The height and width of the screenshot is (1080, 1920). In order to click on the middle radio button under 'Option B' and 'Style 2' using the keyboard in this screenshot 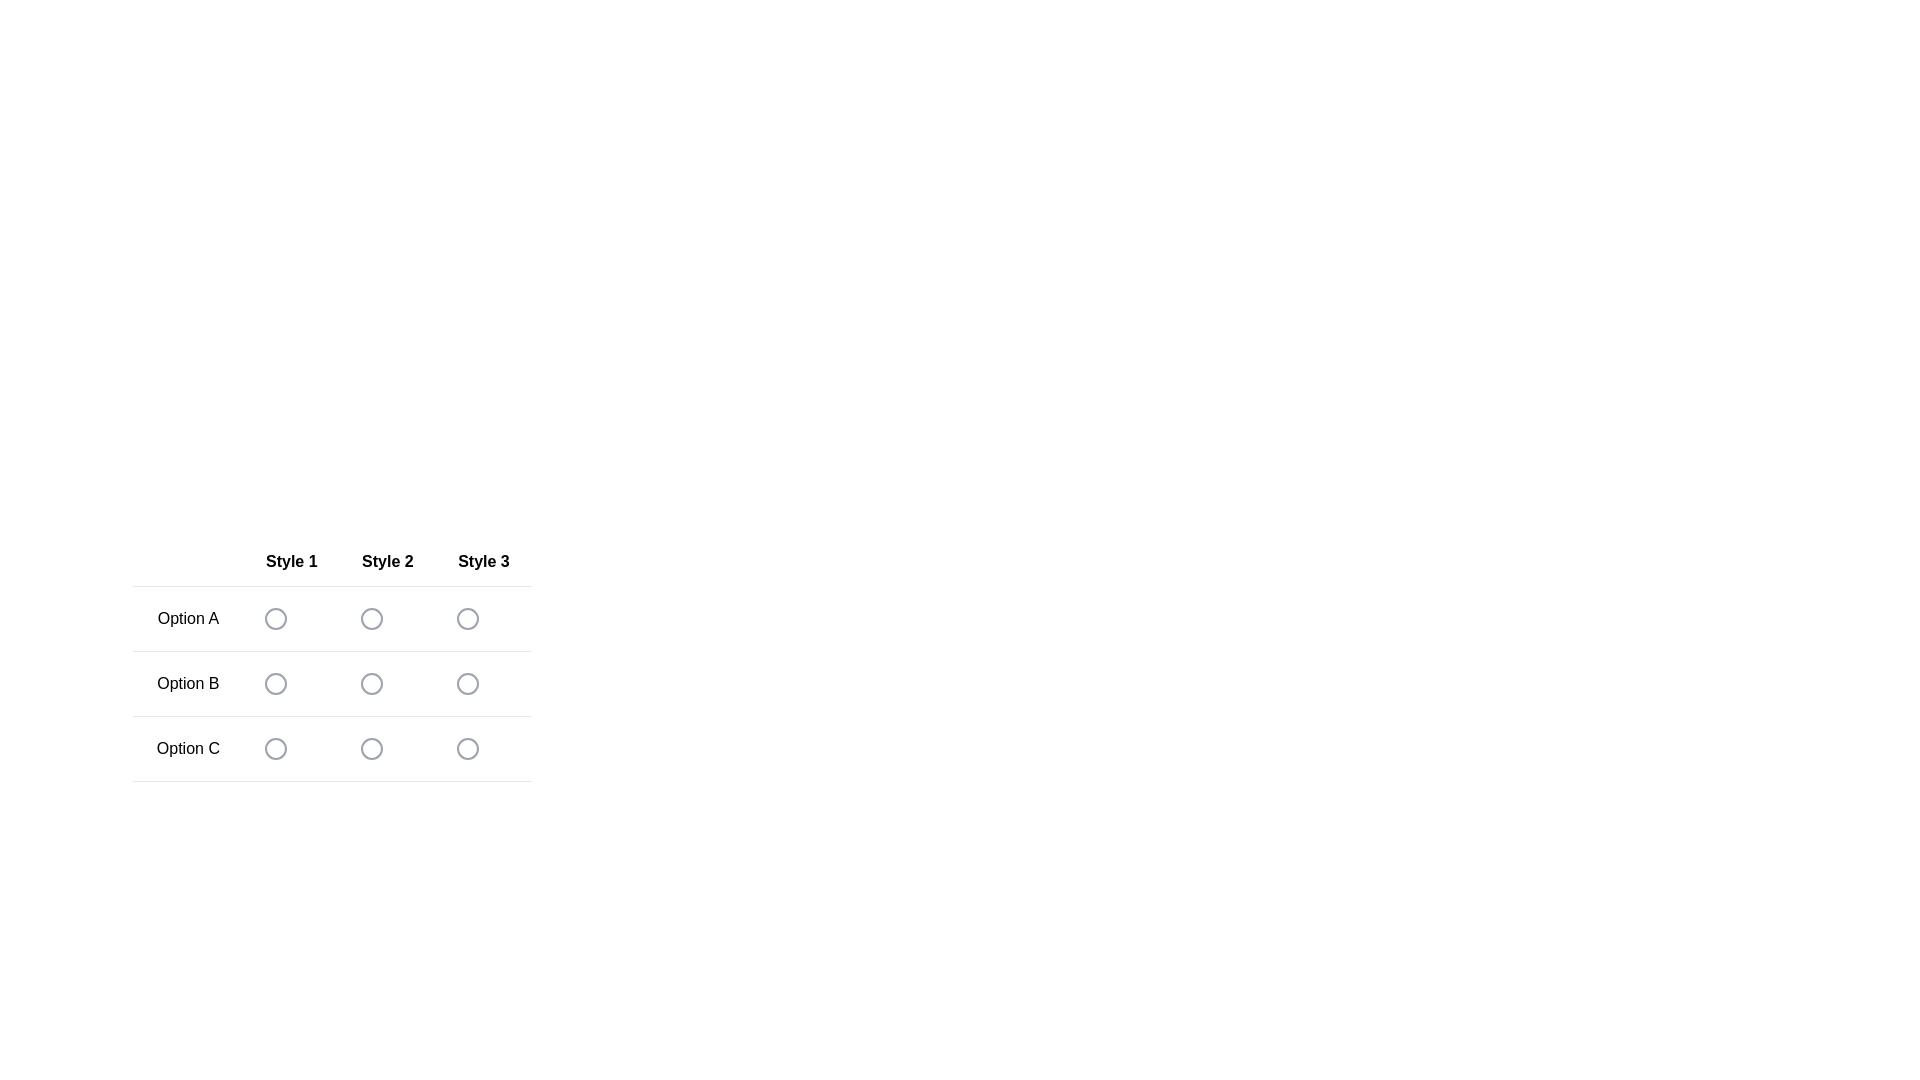, I will do `click(332, 659)`.